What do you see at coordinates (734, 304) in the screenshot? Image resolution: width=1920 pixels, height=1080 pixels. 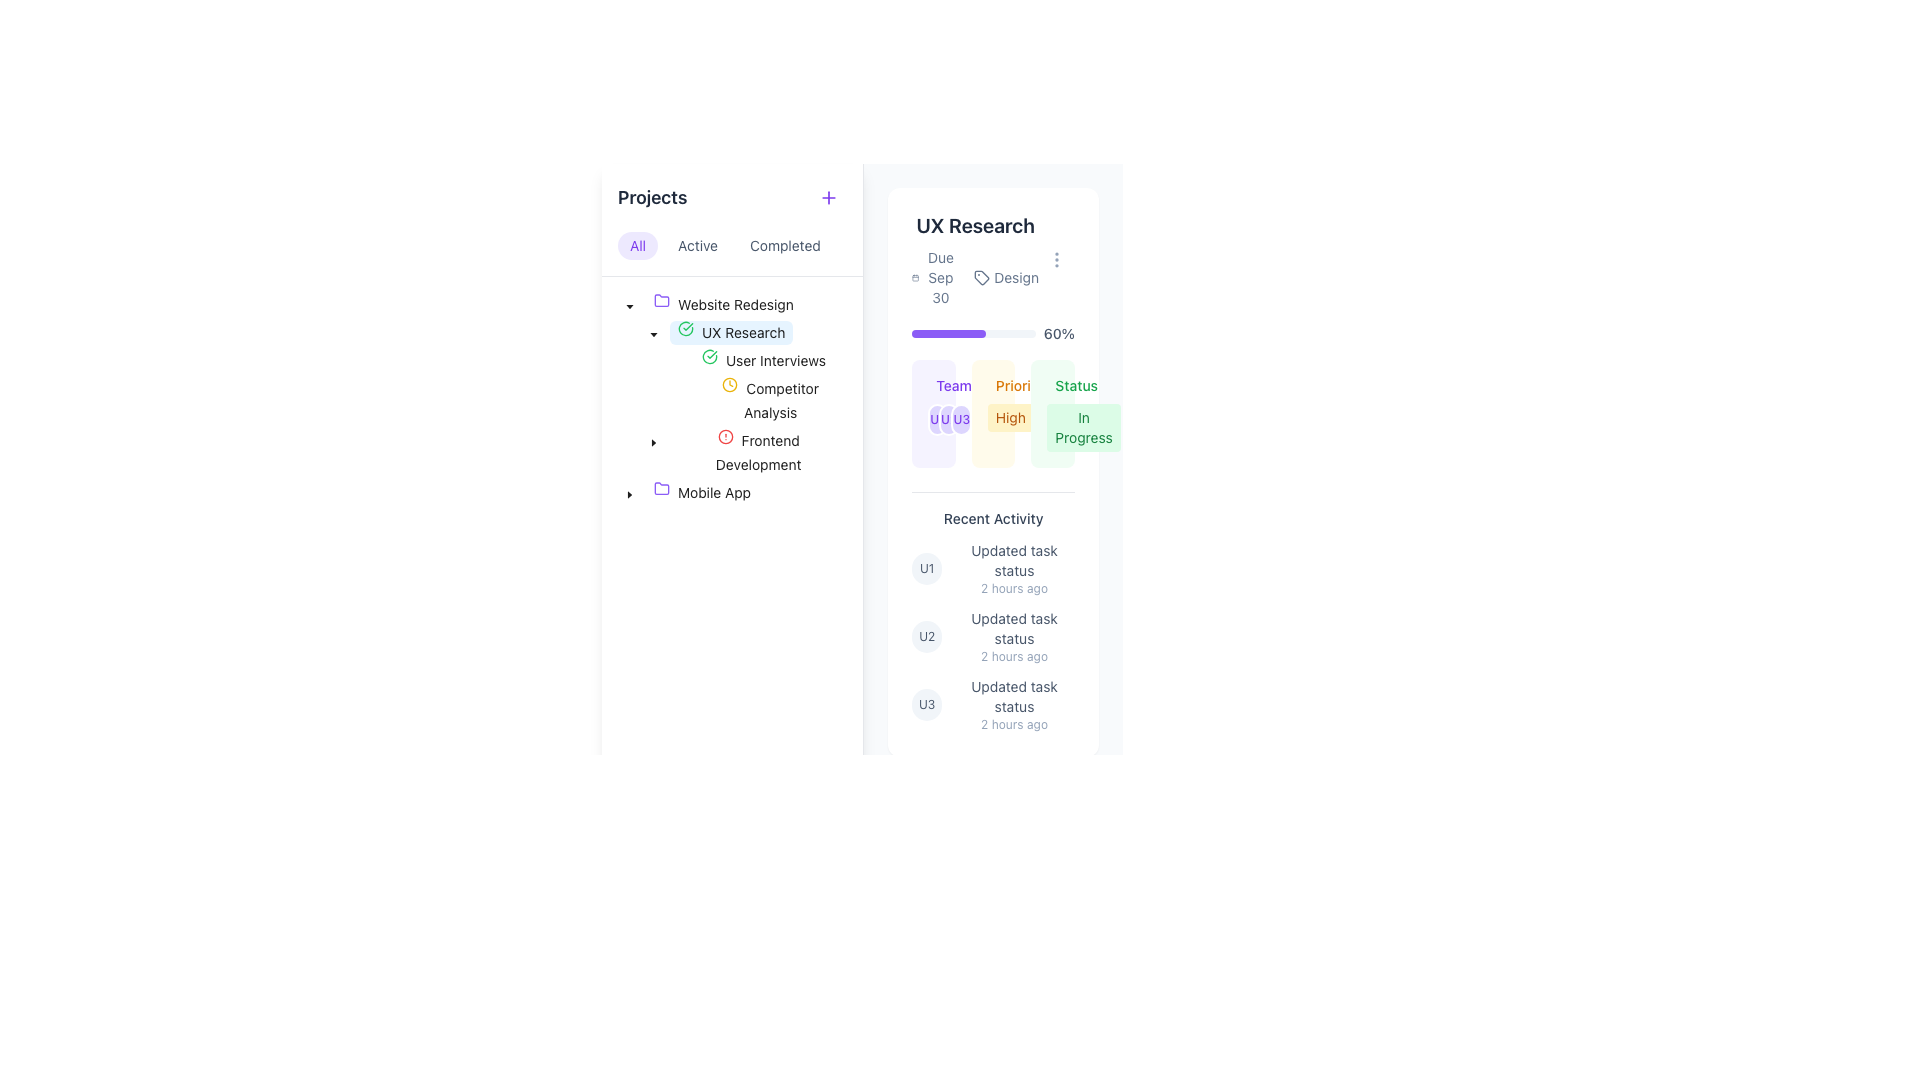 I see `the project category label in the hierarchical tree view` at bounding box center [734, 304].